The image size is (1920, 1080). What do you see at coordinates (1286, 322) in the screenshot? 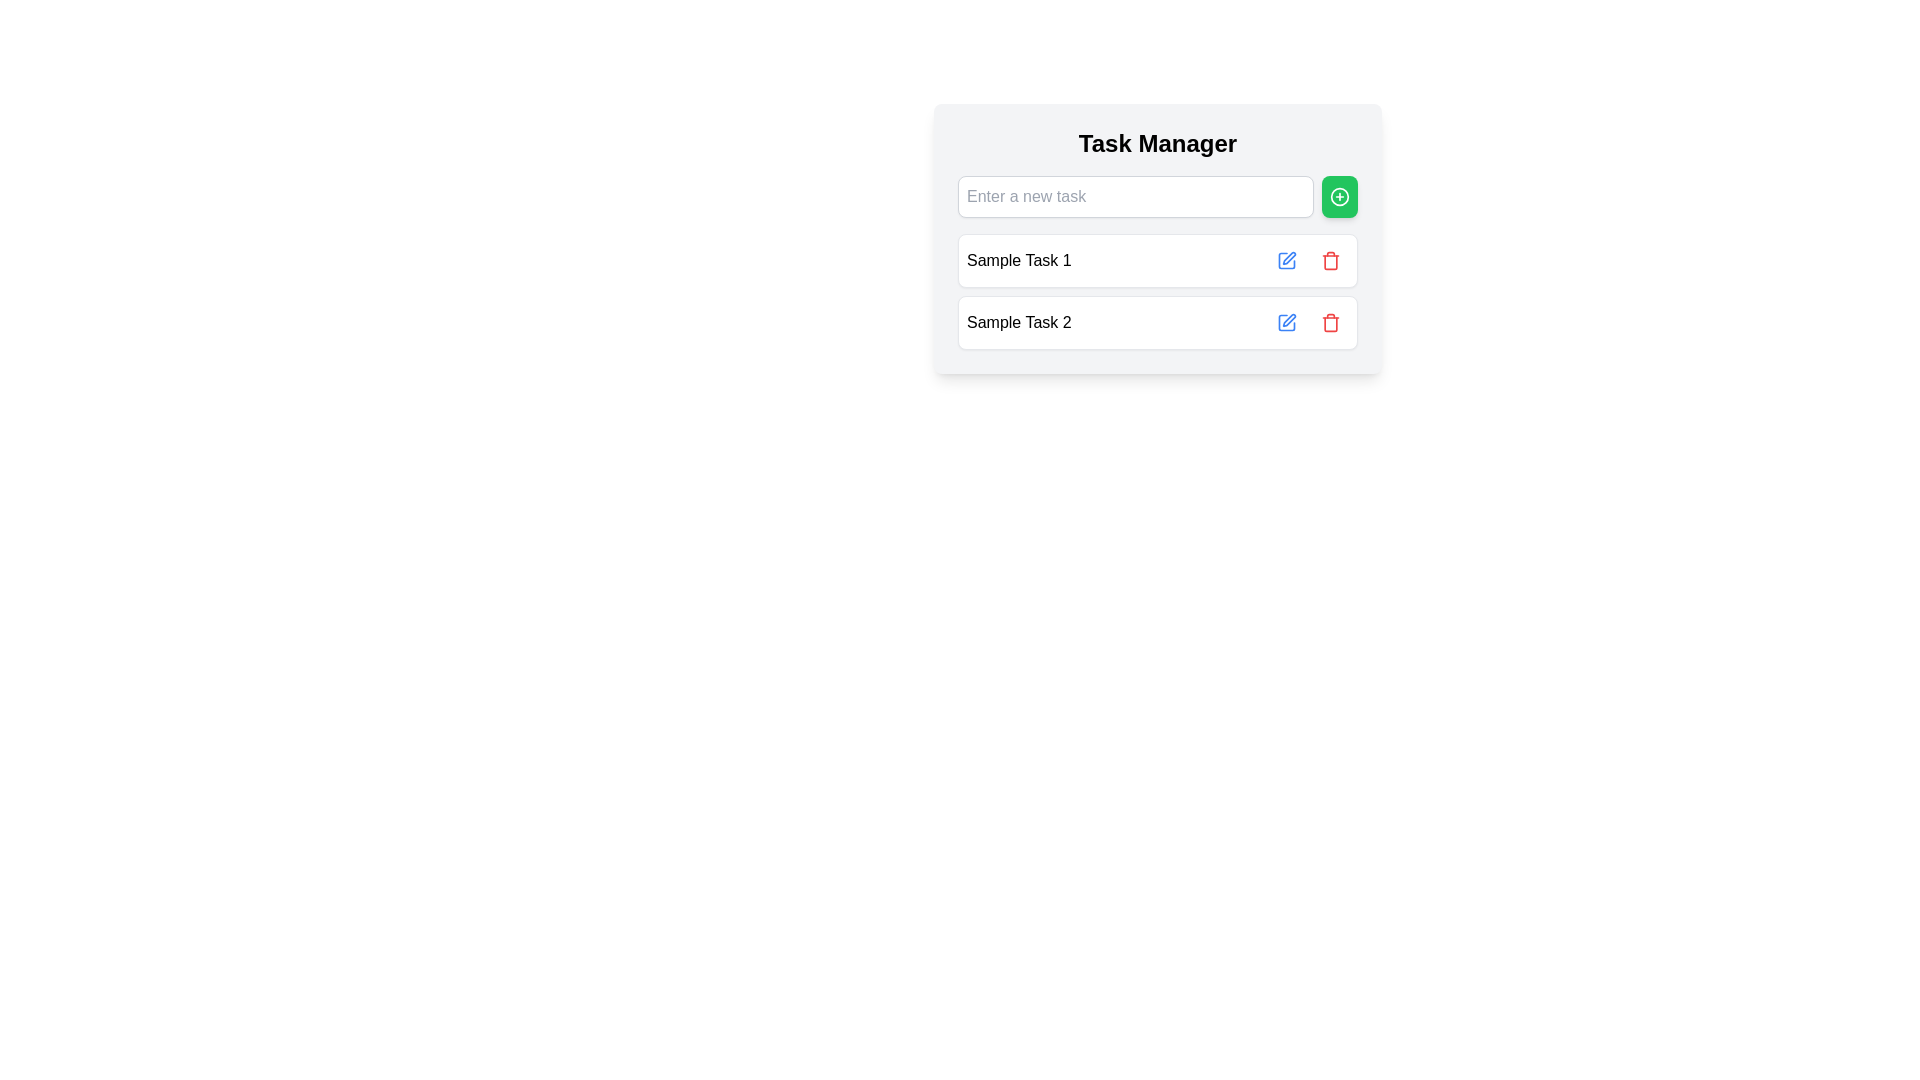
I see `the edit button for 'Sample Task 2'` at bounding box center [1286, 322].